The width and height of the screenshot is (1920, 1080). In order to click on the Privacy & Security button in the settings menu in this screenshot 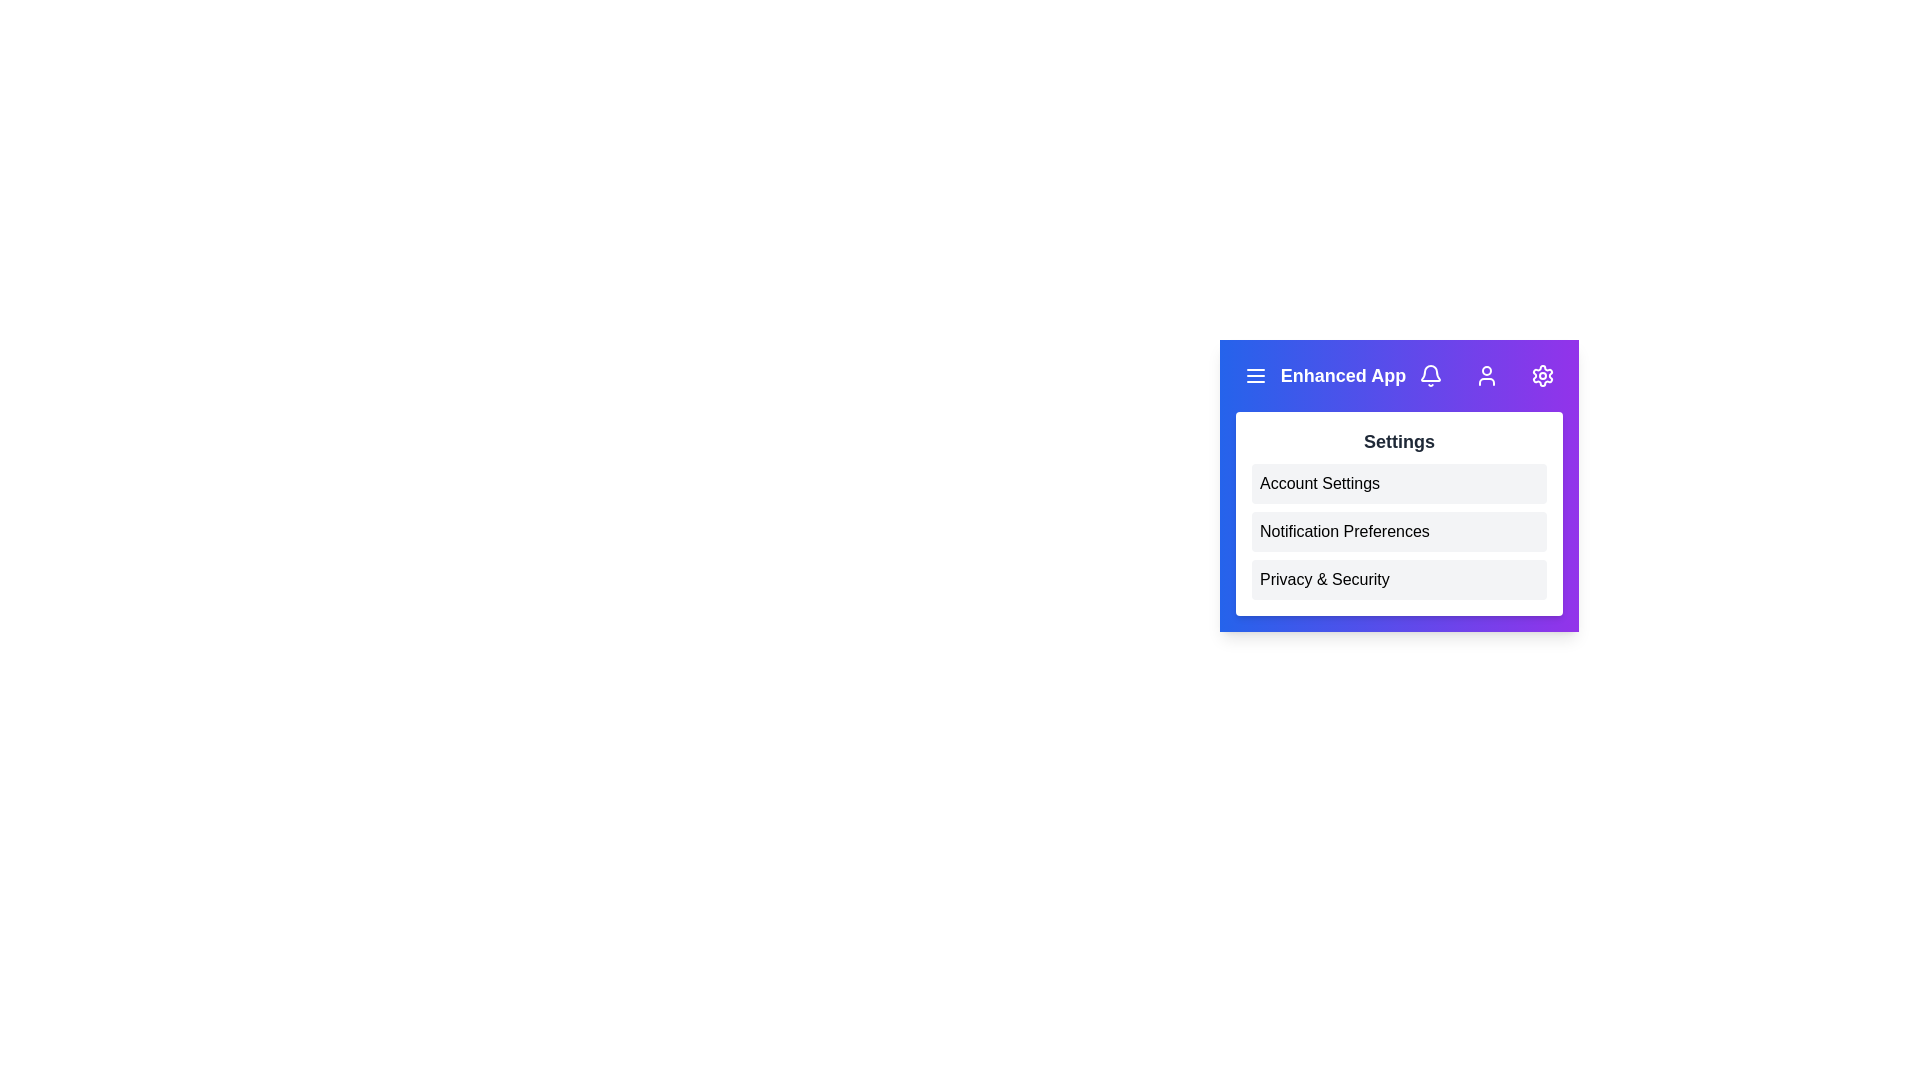, I will do `click(1398, 579)`.